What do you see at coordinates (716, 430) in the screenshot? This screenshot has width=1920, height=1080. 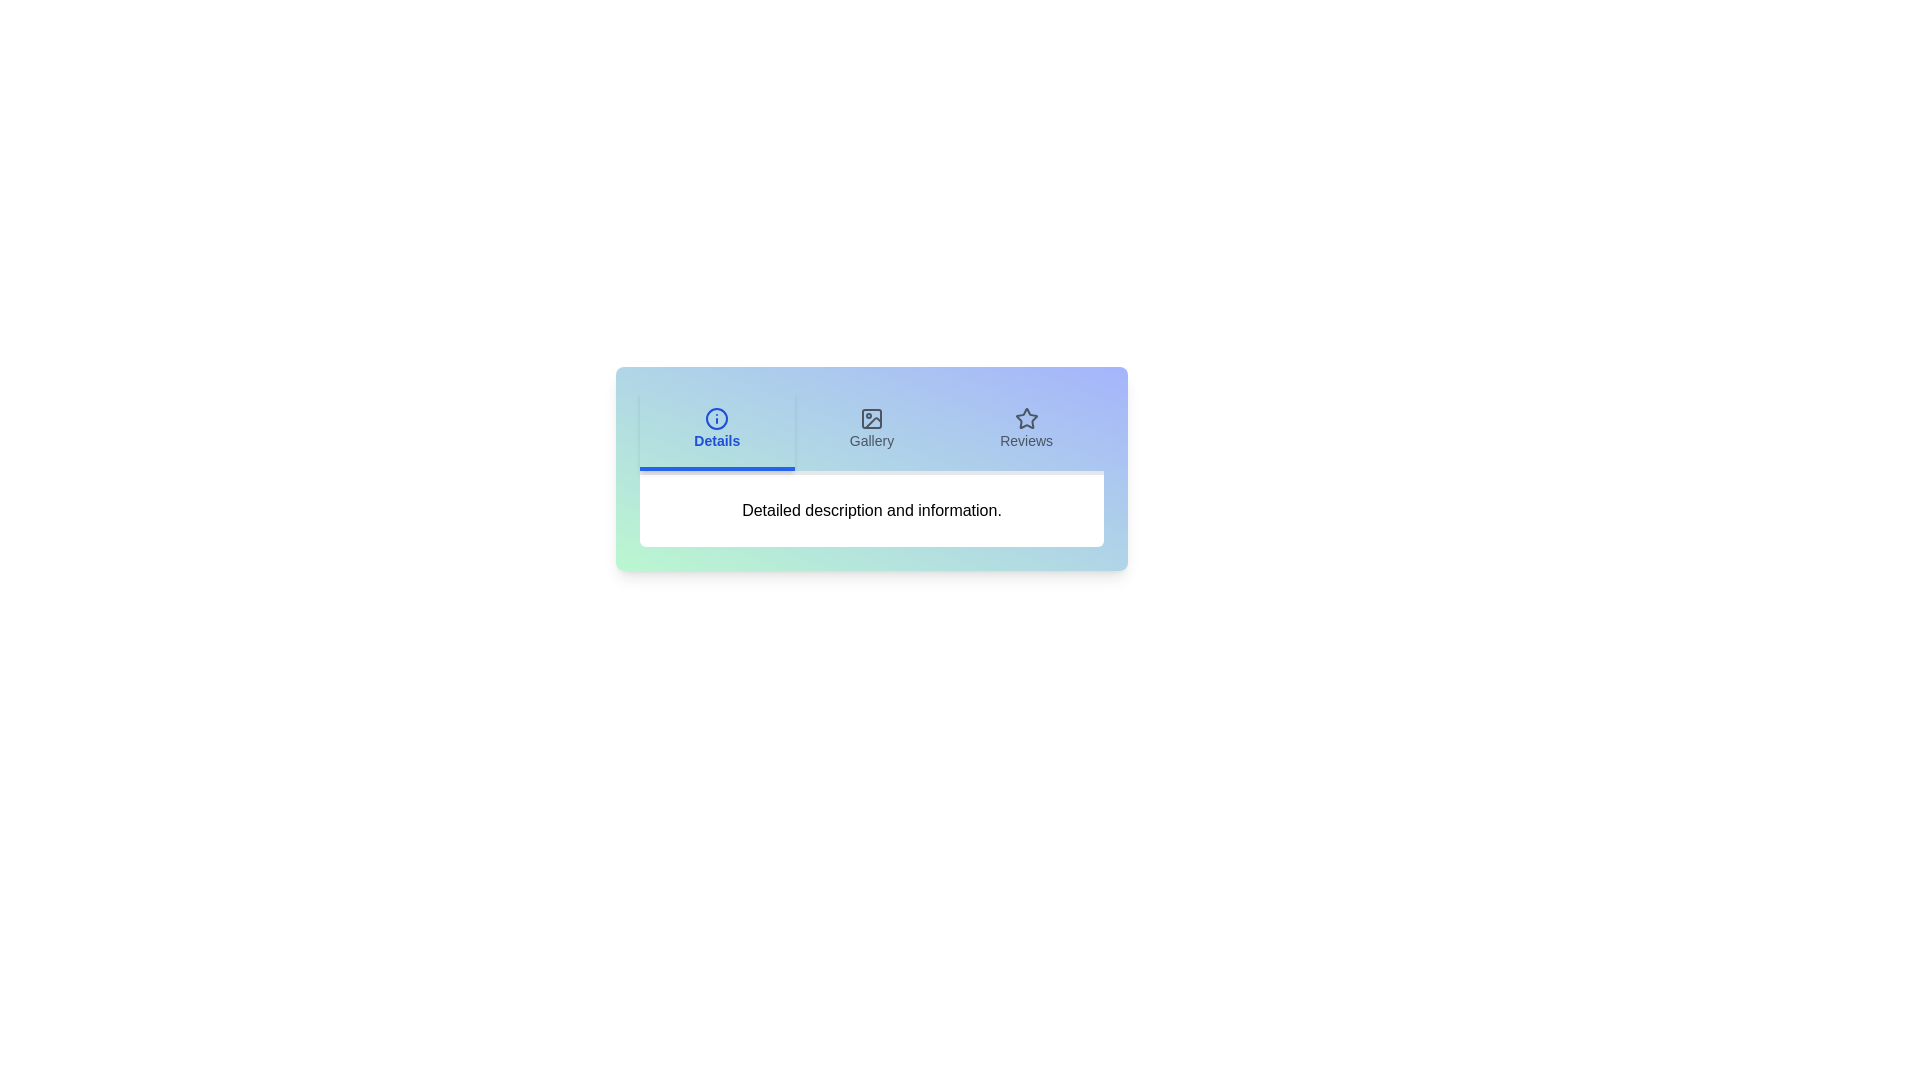 I see `the Details tab to view its content` at bounding box center [716, 430].